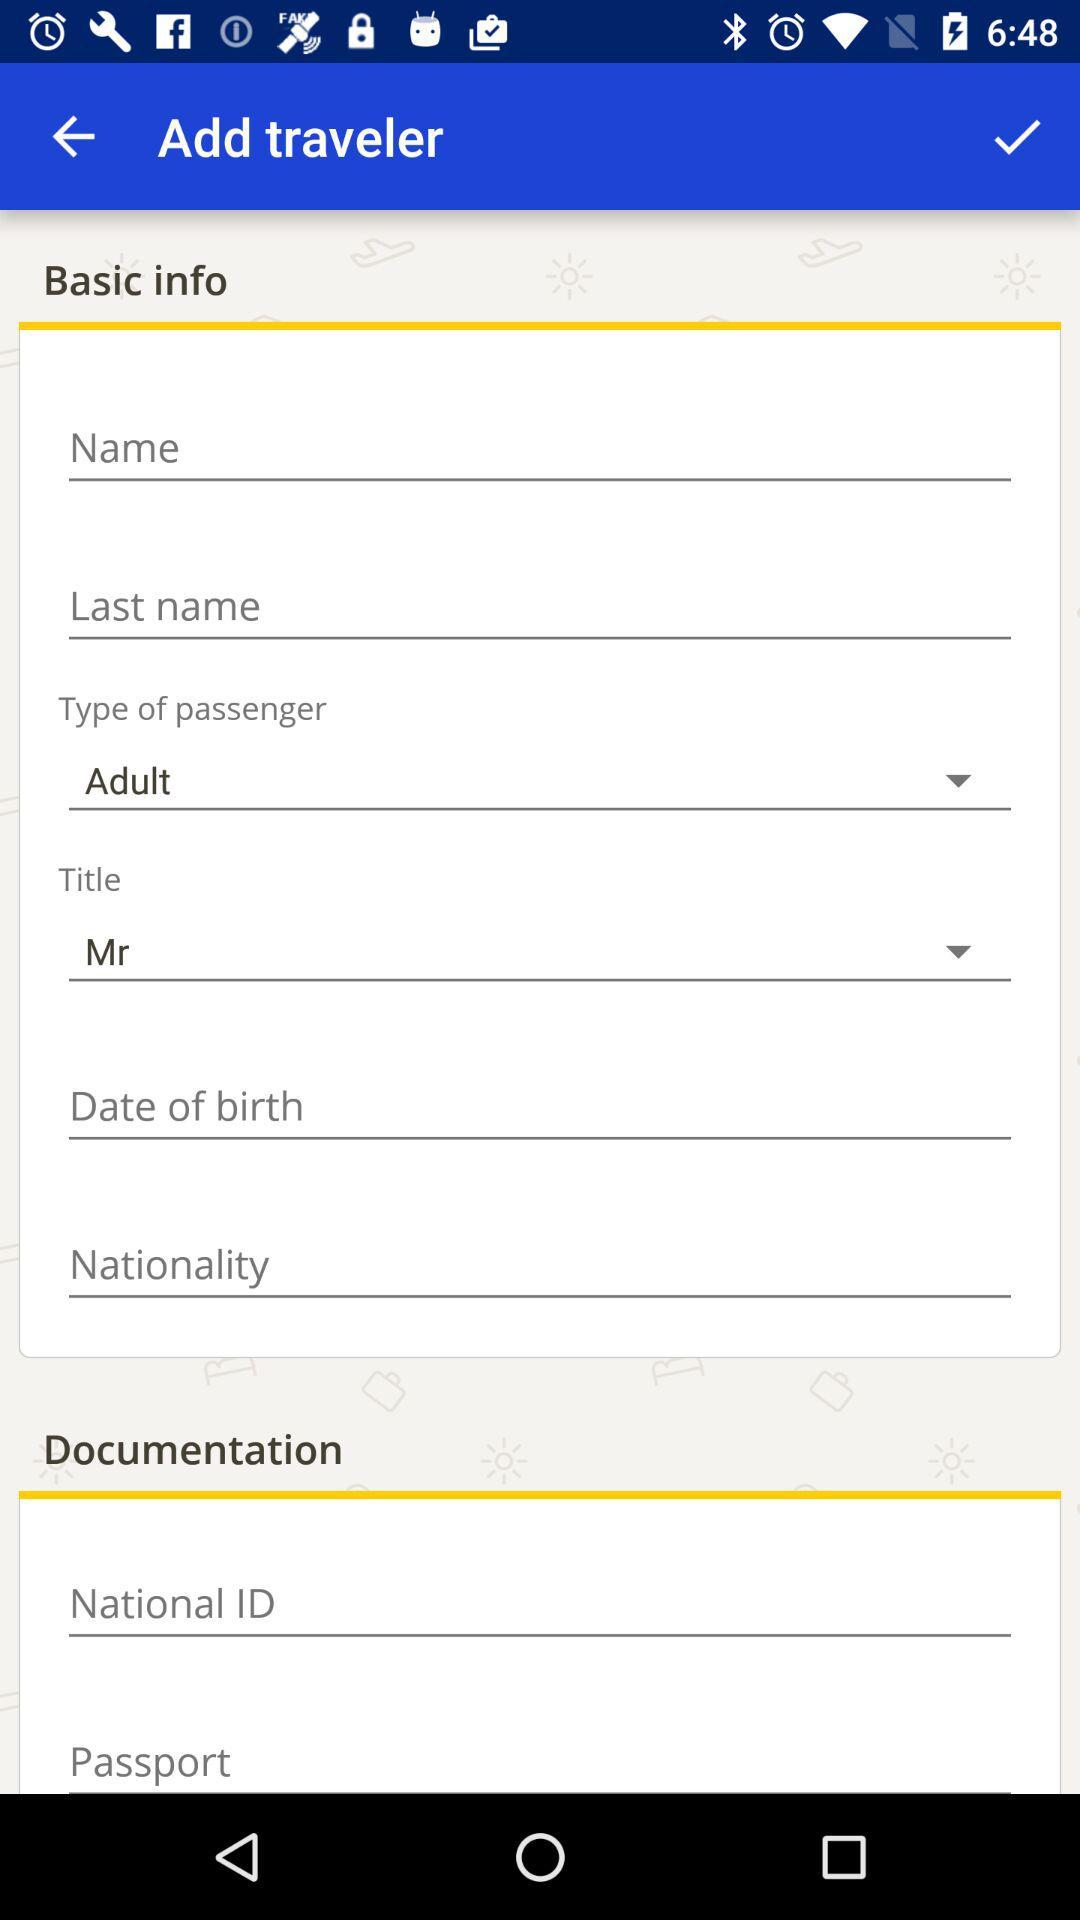 The width and height of the screenshot is (1080, 1920). What do you see at coordinates (540, 604) in the screenshot?
I see `field for last name` at bounding box center [540, 604].